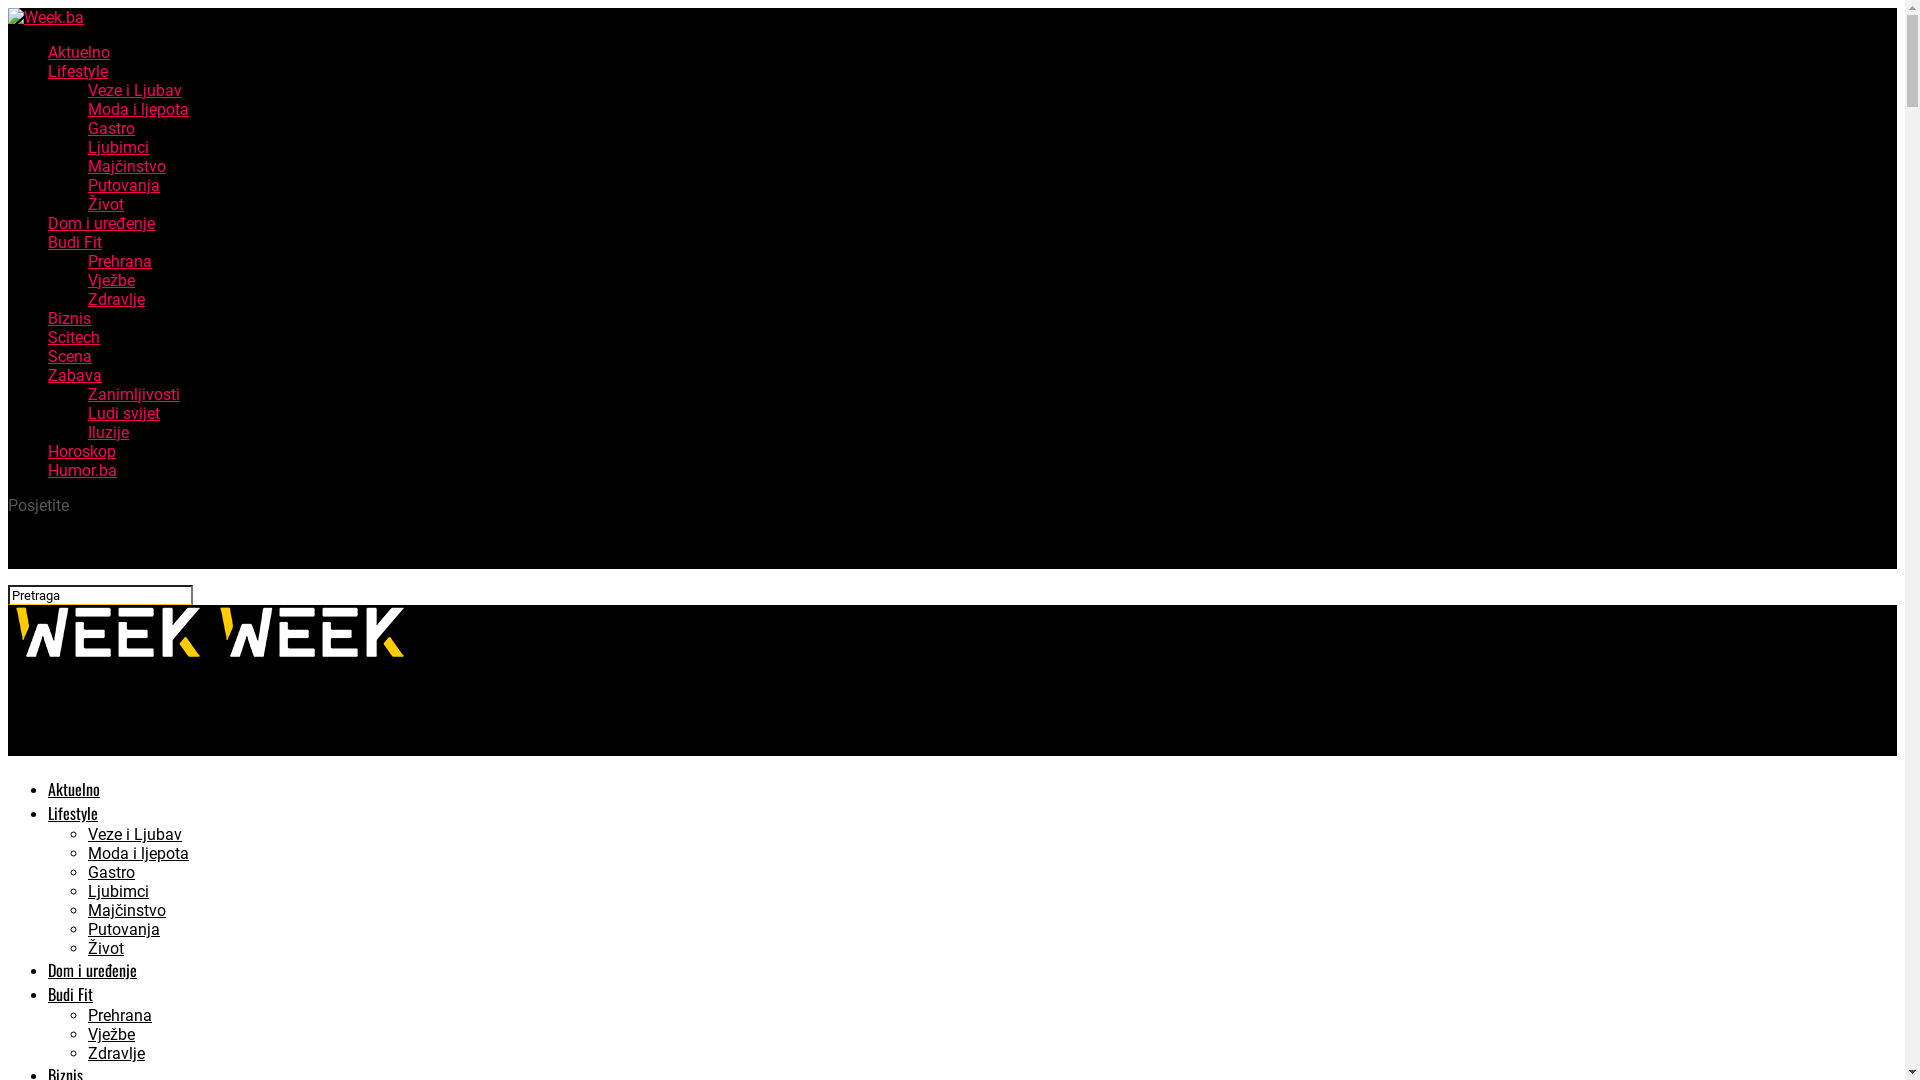 The width and height of the screenshot is (1920, 1080). I want to click on 'Zanimljivosti', so click(133, 394).